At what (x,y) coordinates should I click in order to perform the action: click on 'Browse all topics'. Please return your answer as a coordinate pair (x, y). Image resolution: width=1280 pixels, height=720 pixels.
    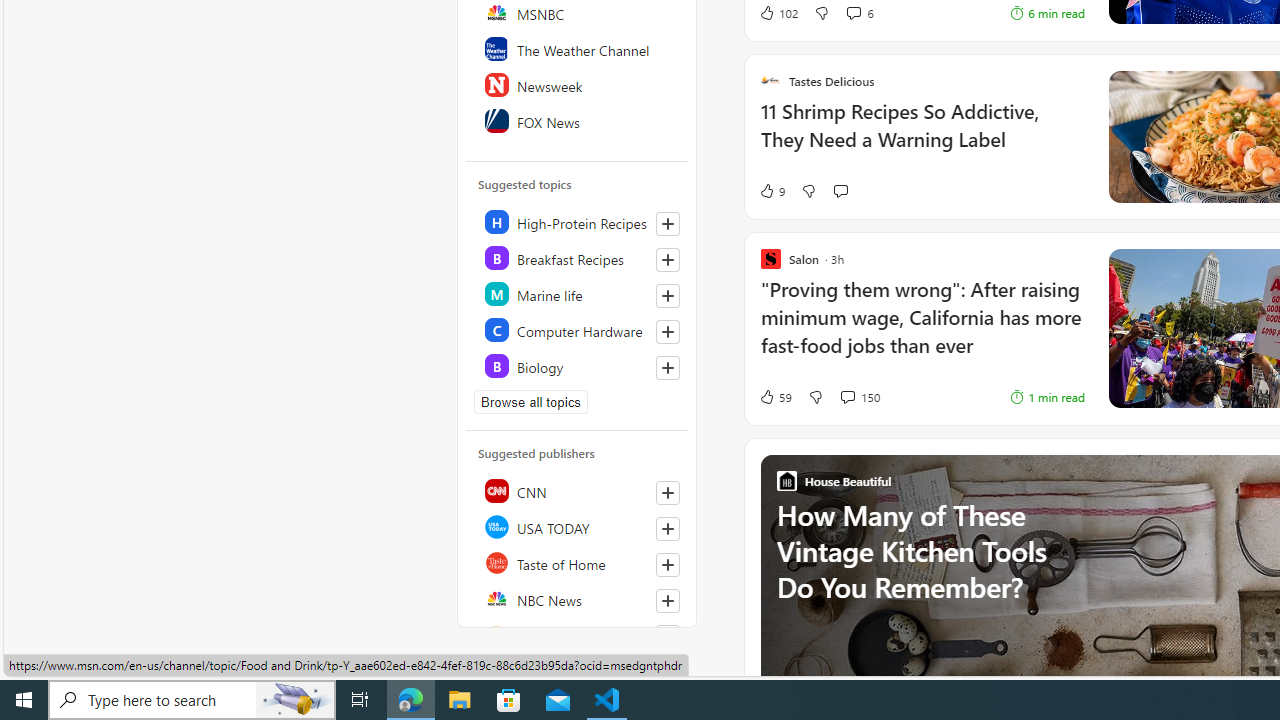
    Looking at the image, I should click on (531, 402).